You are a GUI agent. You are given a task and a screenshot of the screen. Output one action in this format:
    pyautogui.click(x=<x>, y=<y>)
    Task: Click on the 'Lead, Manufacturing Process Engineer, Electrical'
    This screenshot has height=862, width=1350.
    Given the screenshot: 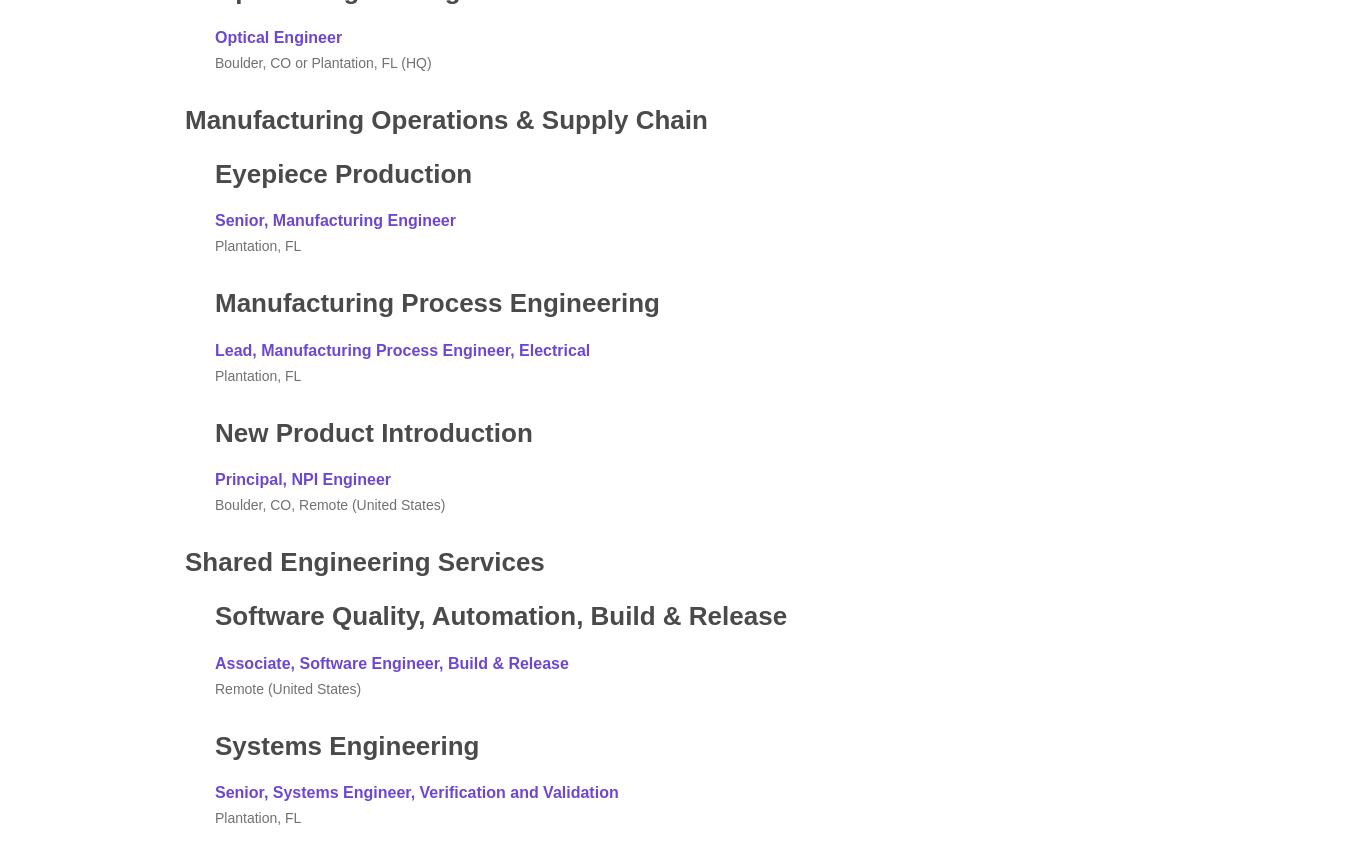 What is the action you would take?
    pyautogui.click(x=402, y=349)
    